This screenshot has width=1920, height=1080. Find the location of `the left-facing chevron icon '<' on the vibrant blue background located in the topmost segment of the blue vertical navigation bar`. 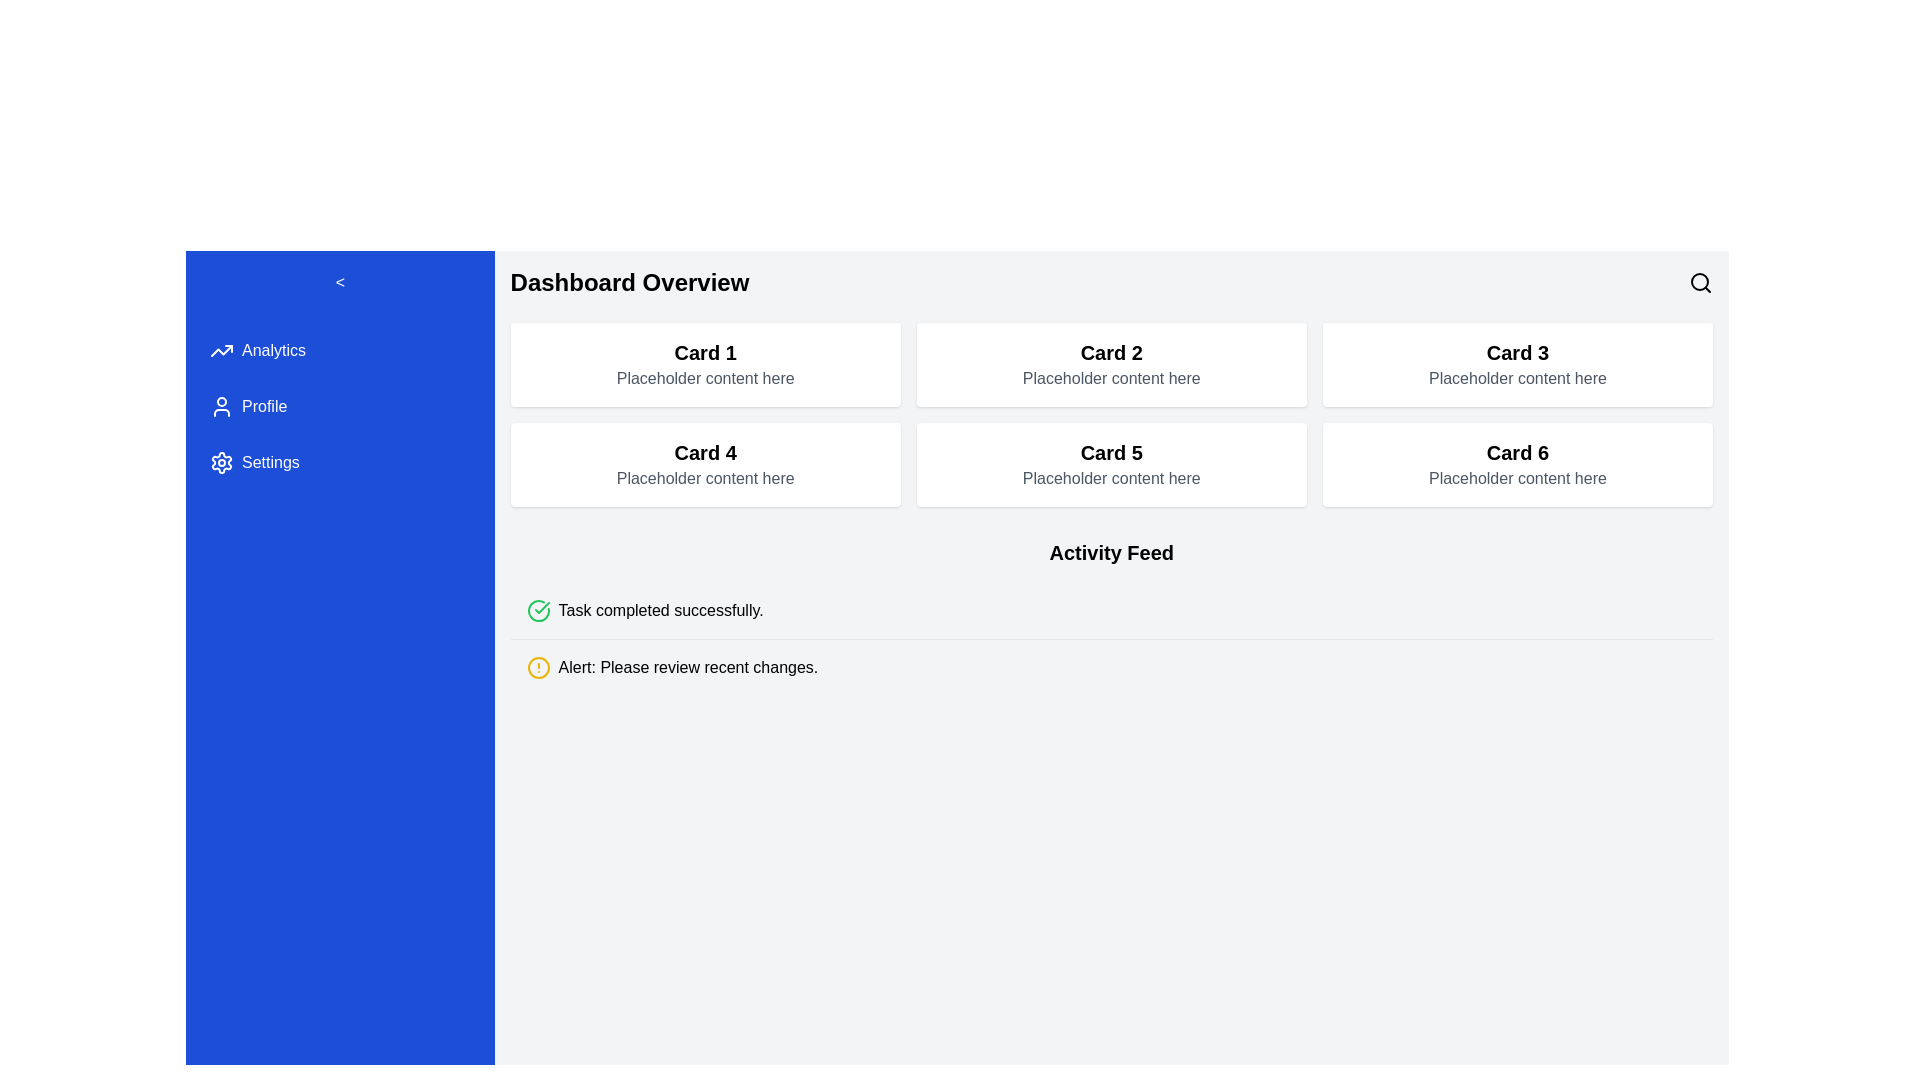

the left-facing chevron icon '<' on the vibrant blue background located in the topmost segment of the blue vertical navigation bar is located at coordinates (340, 282).